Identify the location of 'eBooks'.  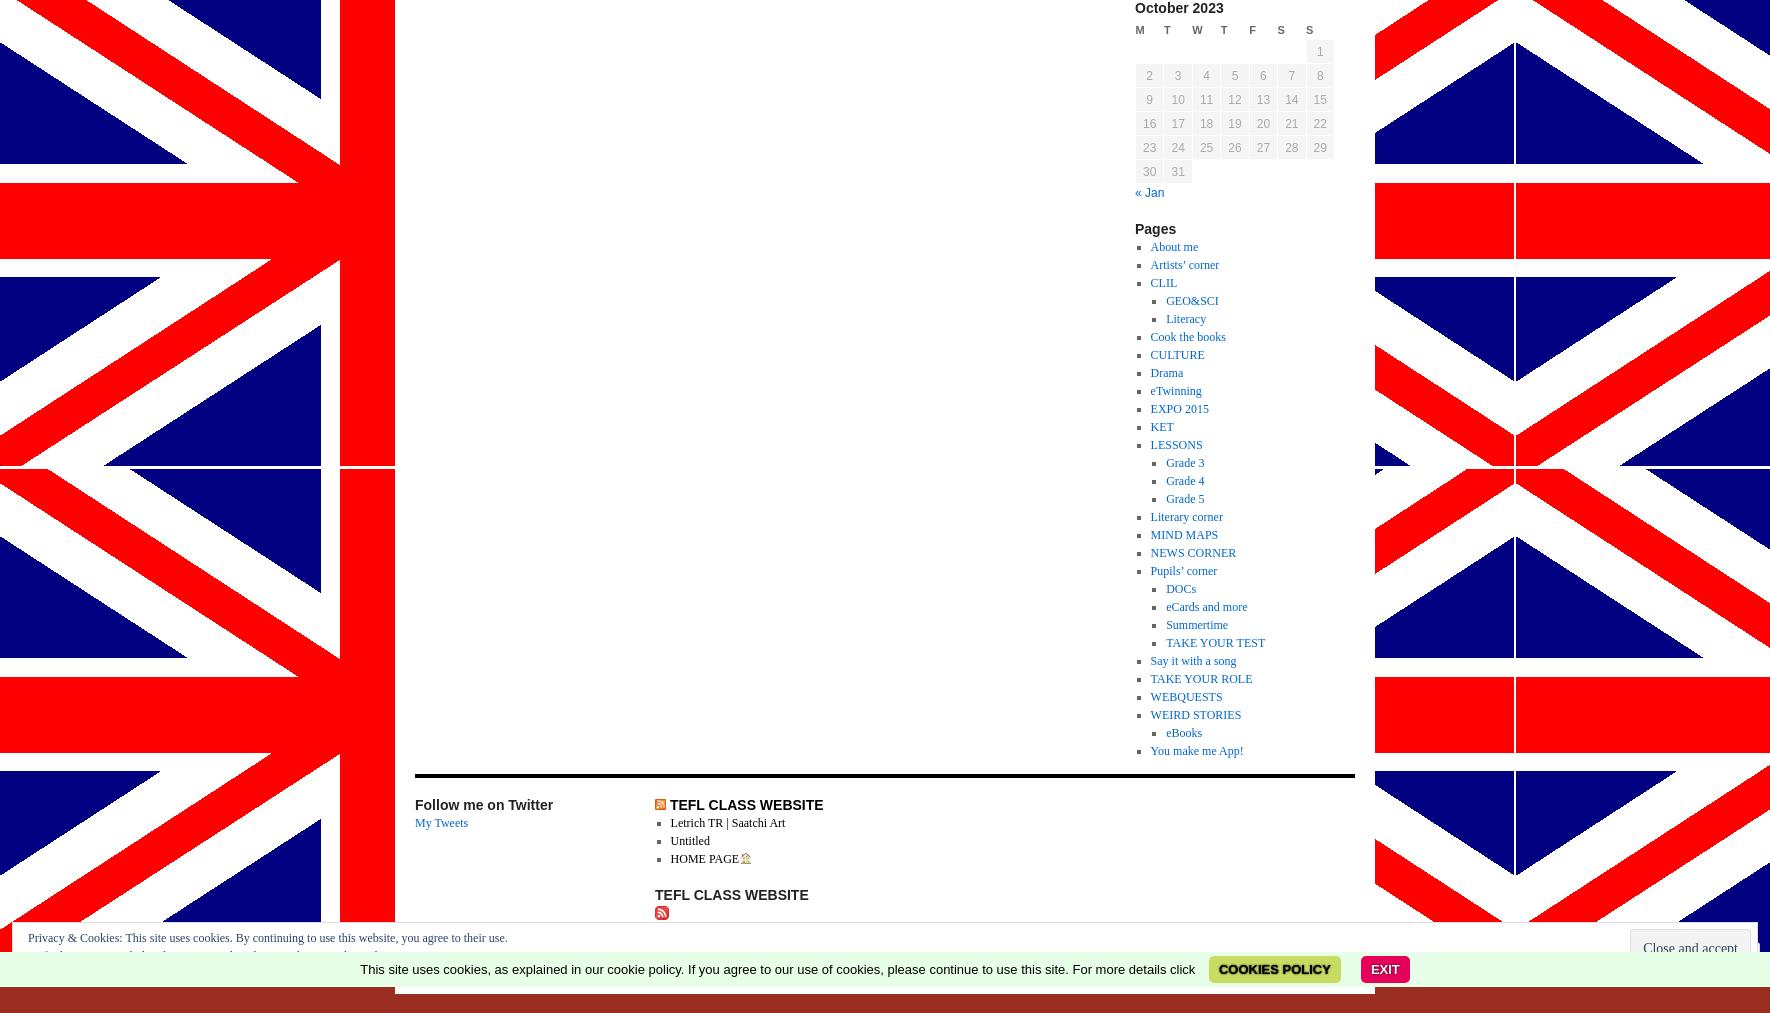
(1166, 733).